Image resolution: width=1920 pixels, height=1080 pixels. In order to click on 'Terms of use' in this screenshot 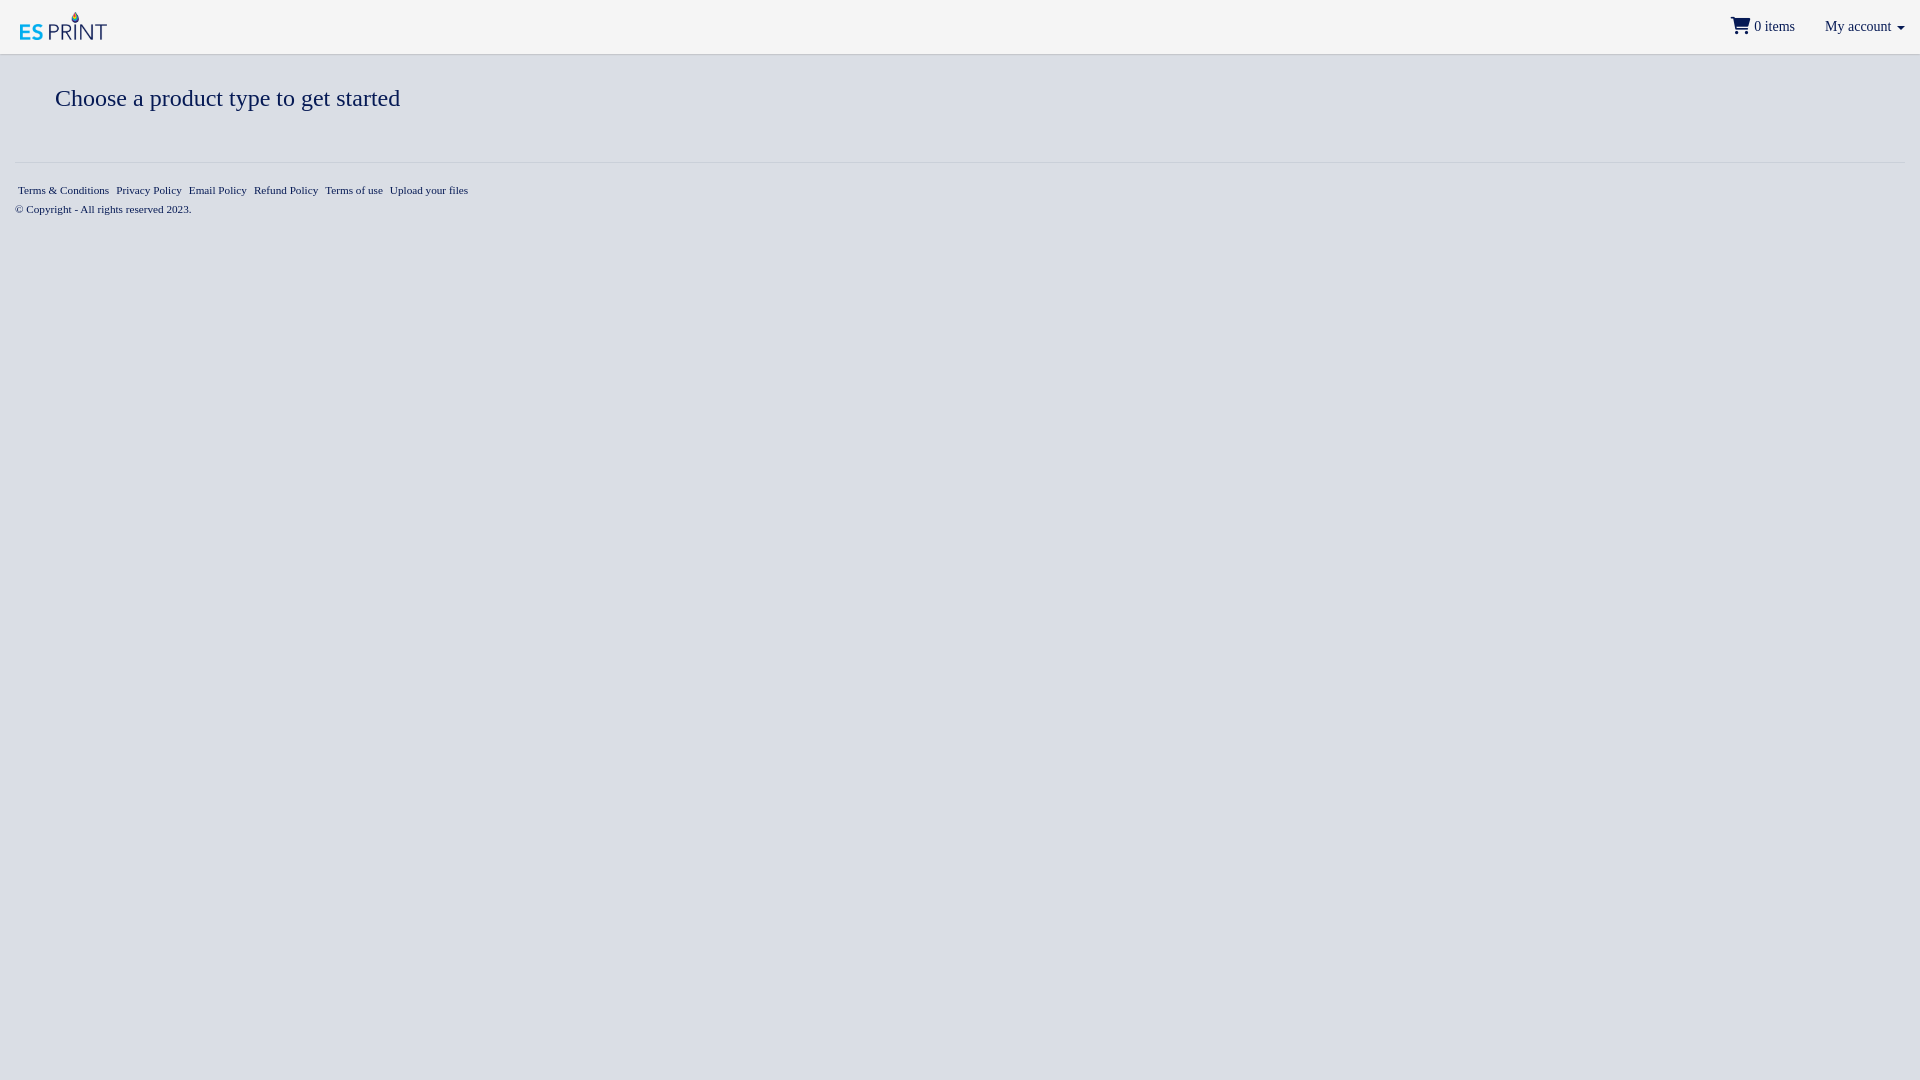, I will do `click(354, 189)`.